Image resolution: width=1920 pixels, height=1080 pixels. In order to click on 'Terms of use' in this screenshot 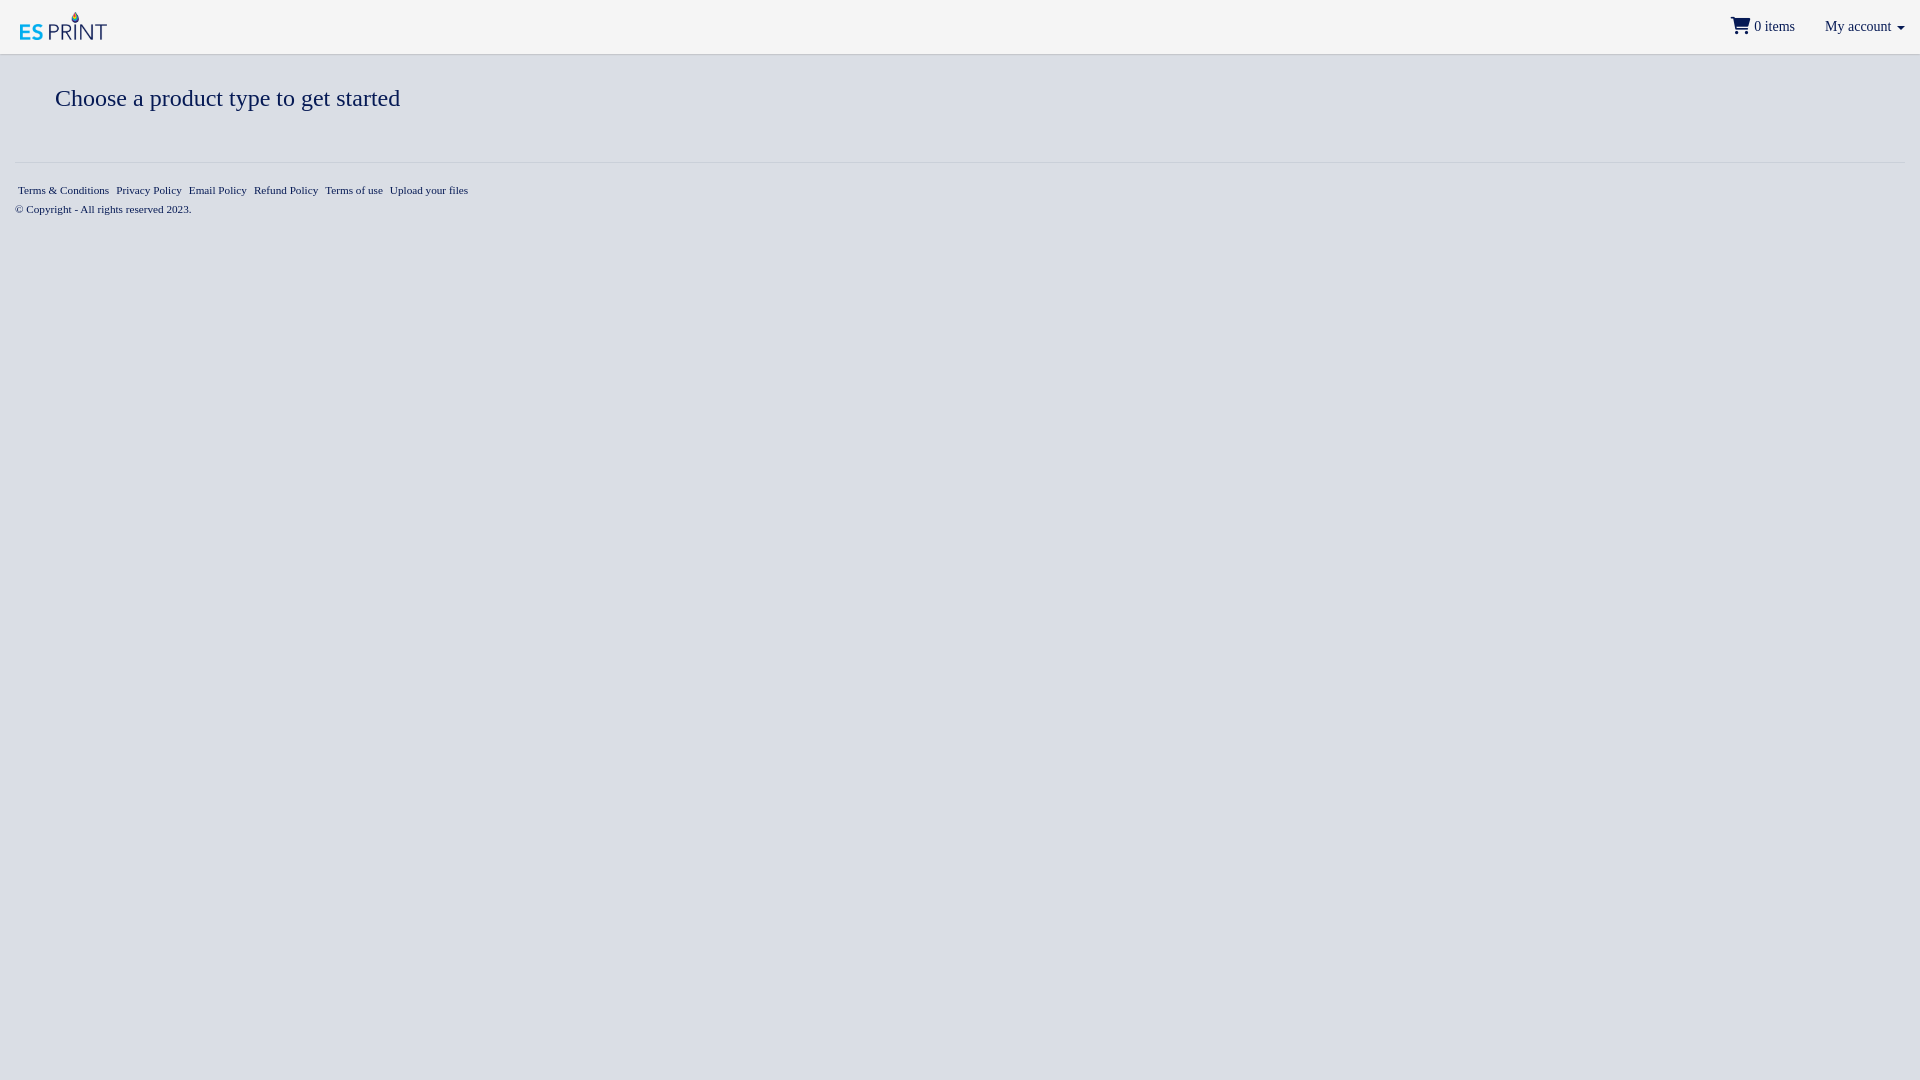, I will do `click(354, 189)`.